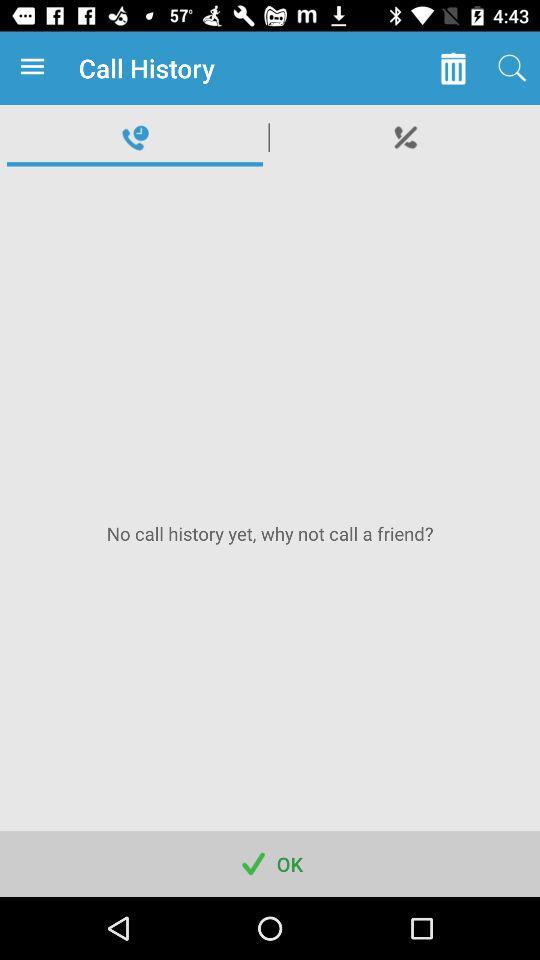 The height and width of the screenshot is (960, 540). What do you see at coordinates (36, 68) in the screenshot?
I see `the icon next to the call history item` at bounding box center [36, 68].